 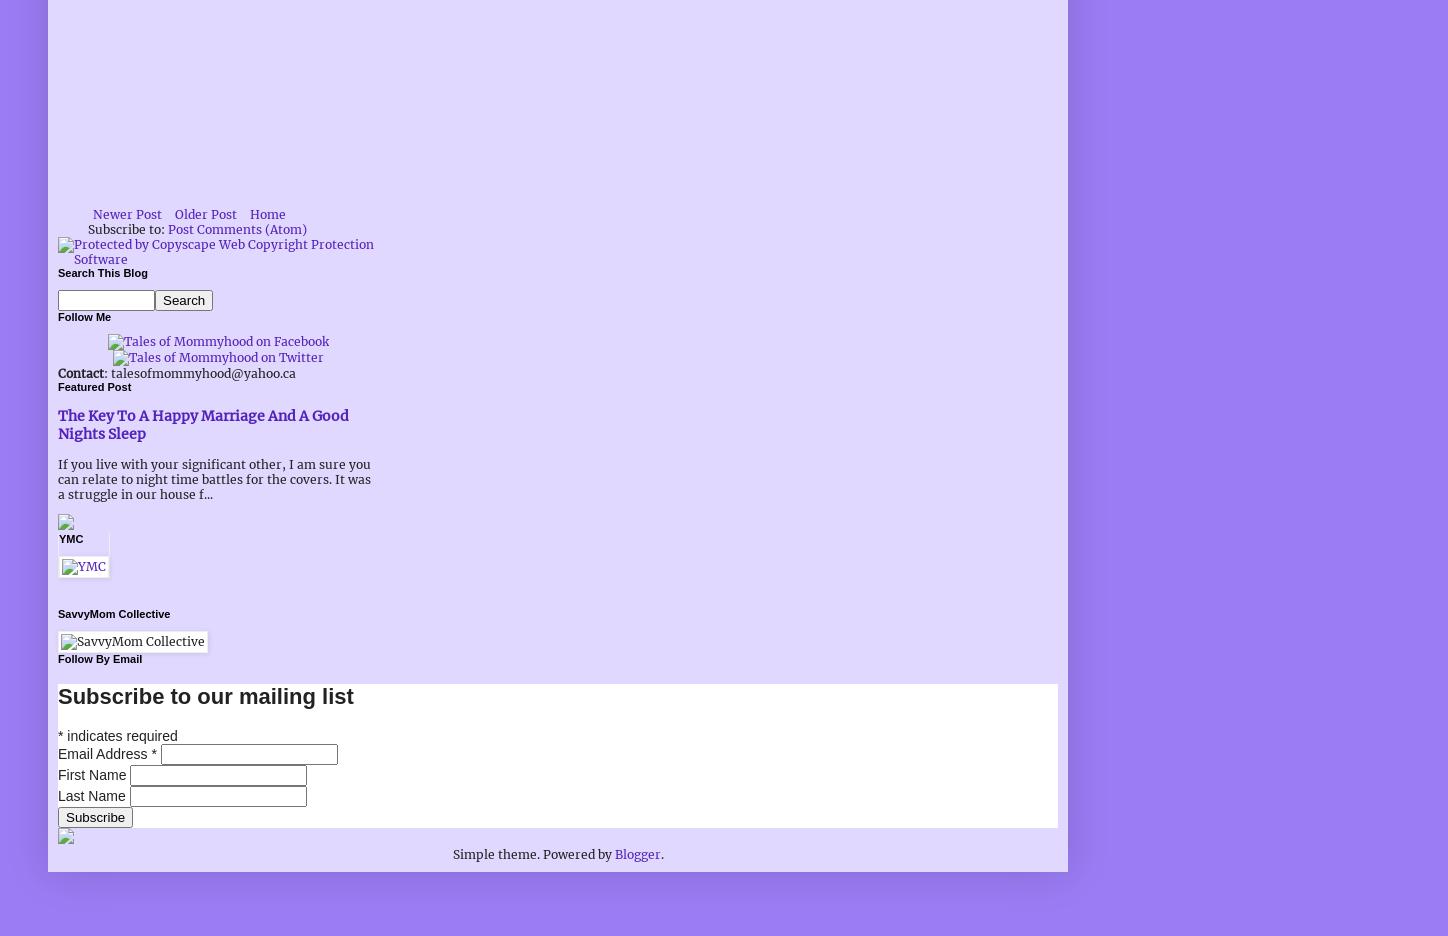 I want to click on 'YMC', so click(x=58, y=539).